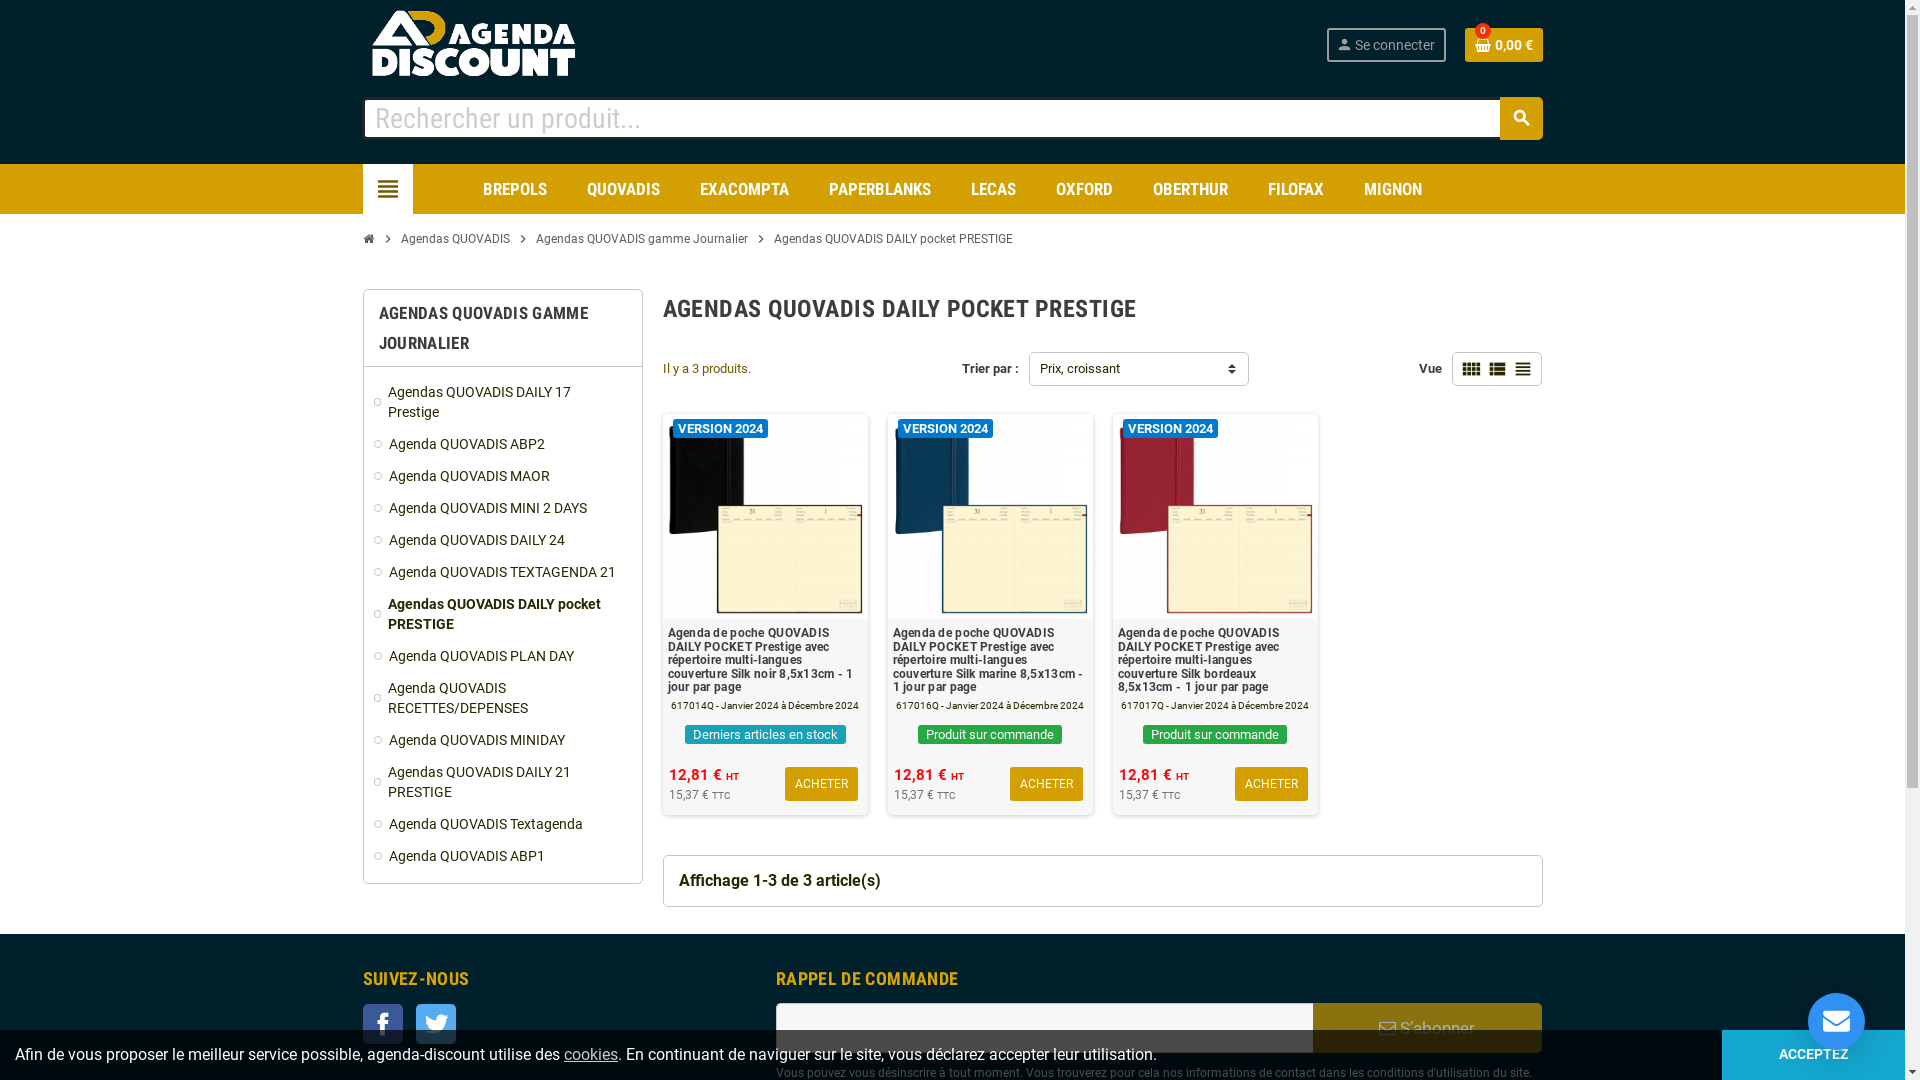 This screenshot has width=1920, height=1080. Describe the element at coordinates (570, 189) in the screenshot. I see `'QUOVADIS'` at that location.